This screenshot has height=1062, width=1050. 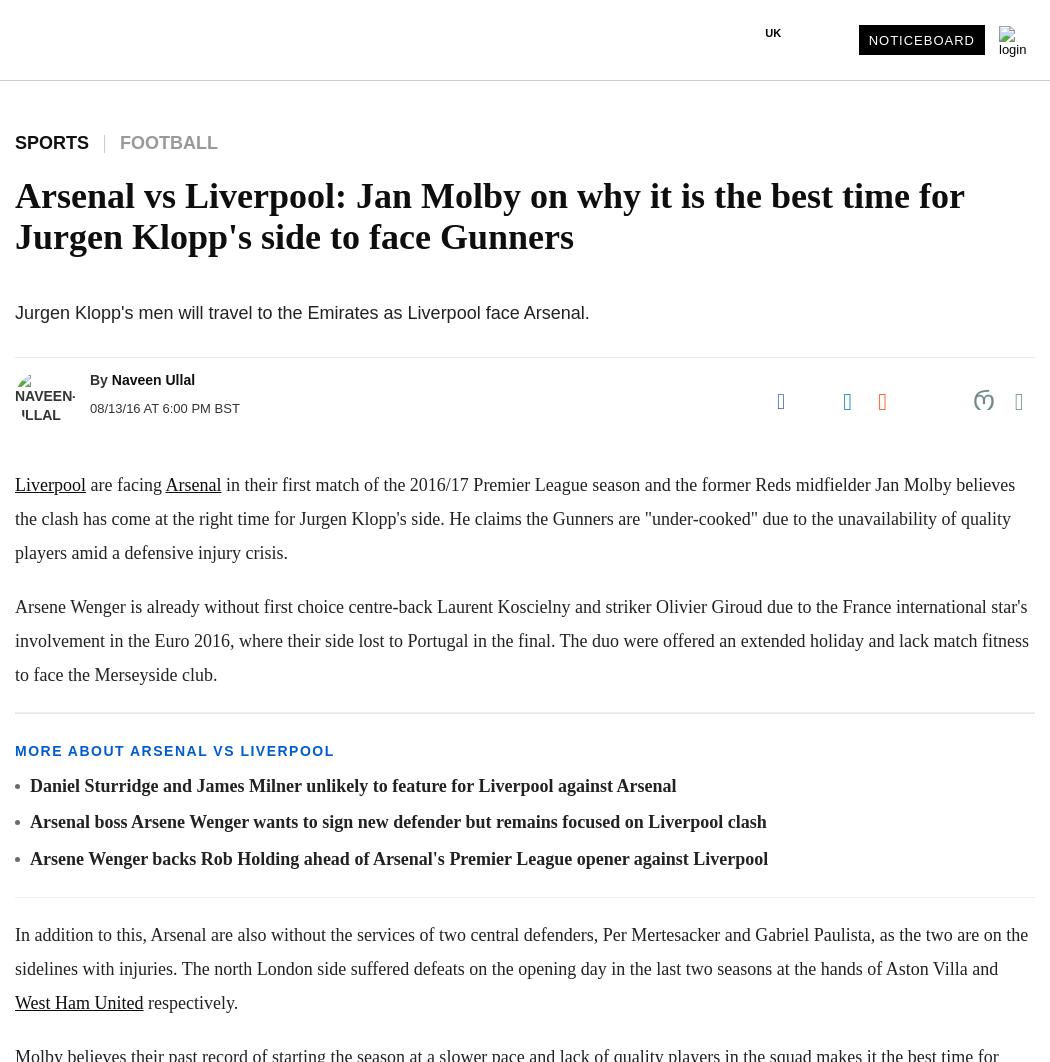 What do you see at coordinates (804, 270) in the screenshot?
I see `'Singapore Edition'` at bounding box center [804, 270].